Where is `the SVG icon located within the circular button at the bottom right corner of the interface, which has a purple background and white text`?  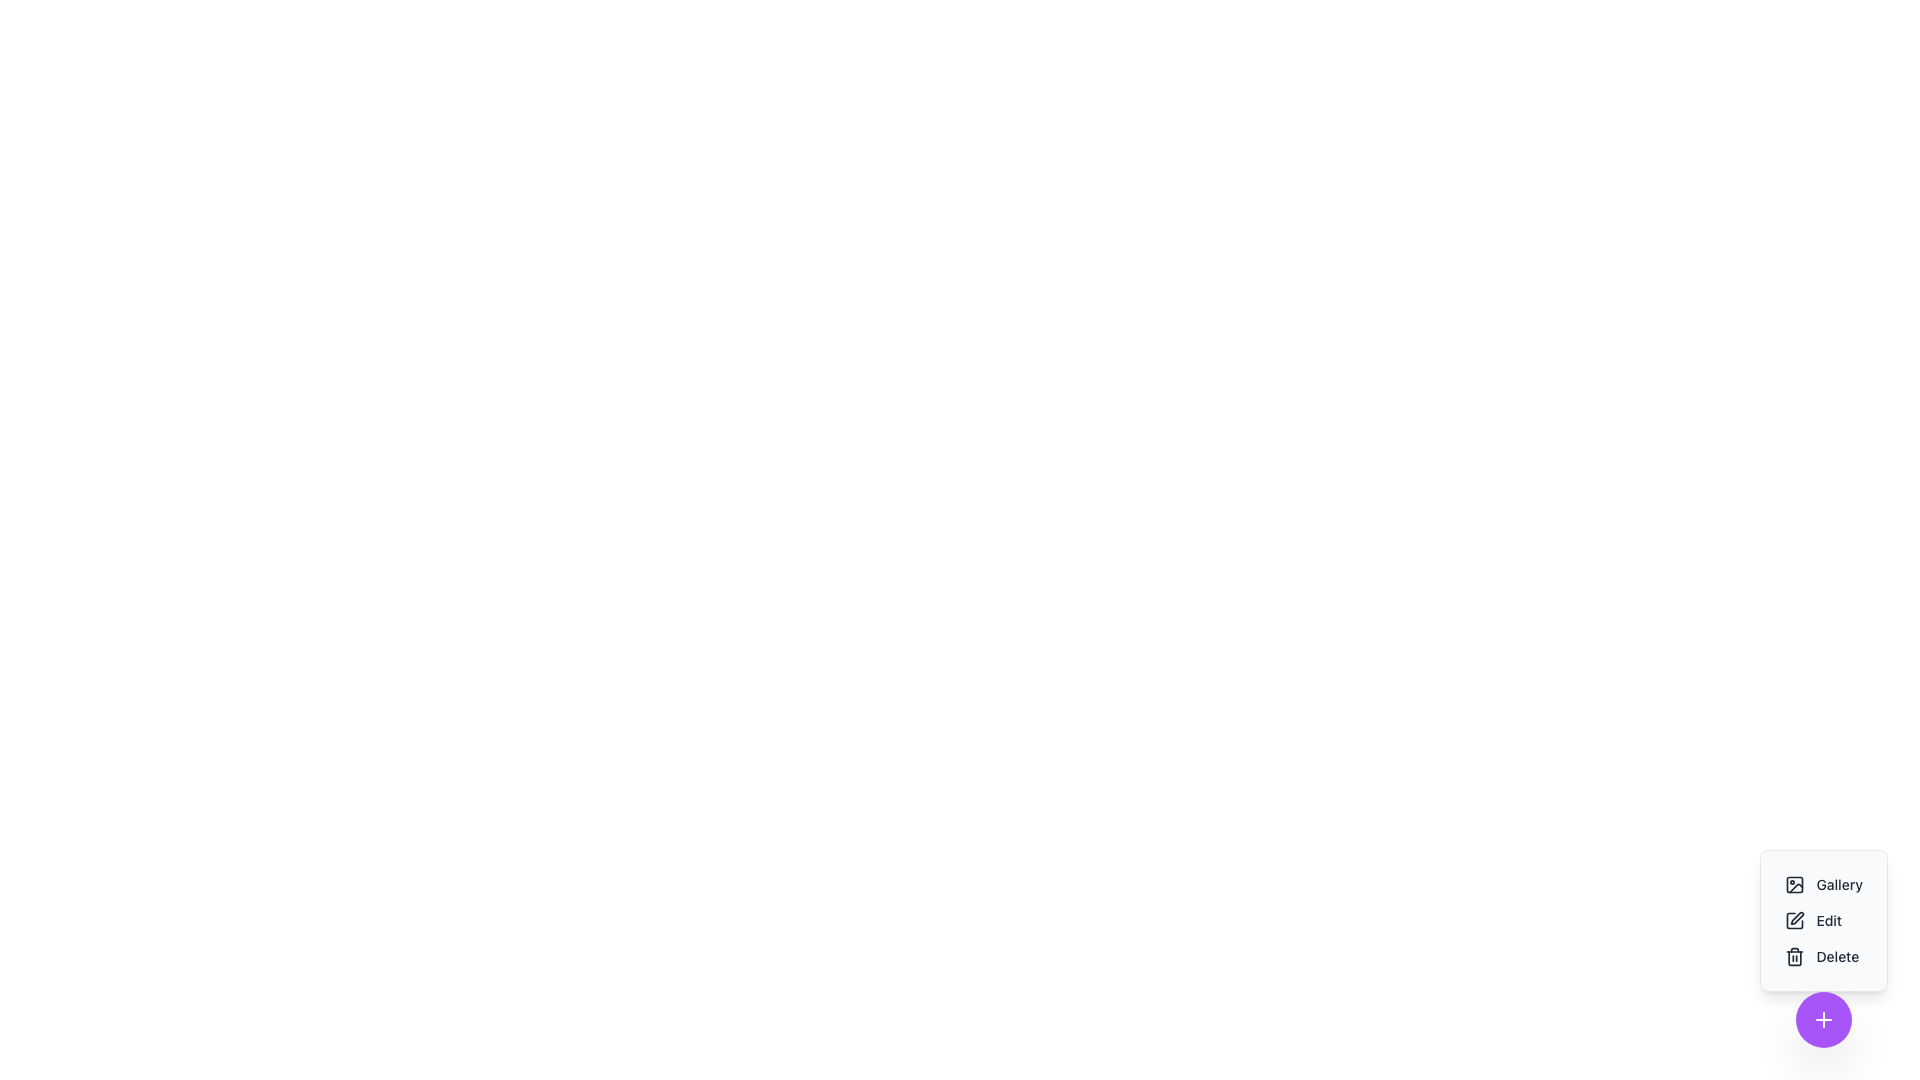 the SVG icon located within the circular button at the bottom right corner of the interface, which has a purple background and white text is located at coordinates (1823, 1019).